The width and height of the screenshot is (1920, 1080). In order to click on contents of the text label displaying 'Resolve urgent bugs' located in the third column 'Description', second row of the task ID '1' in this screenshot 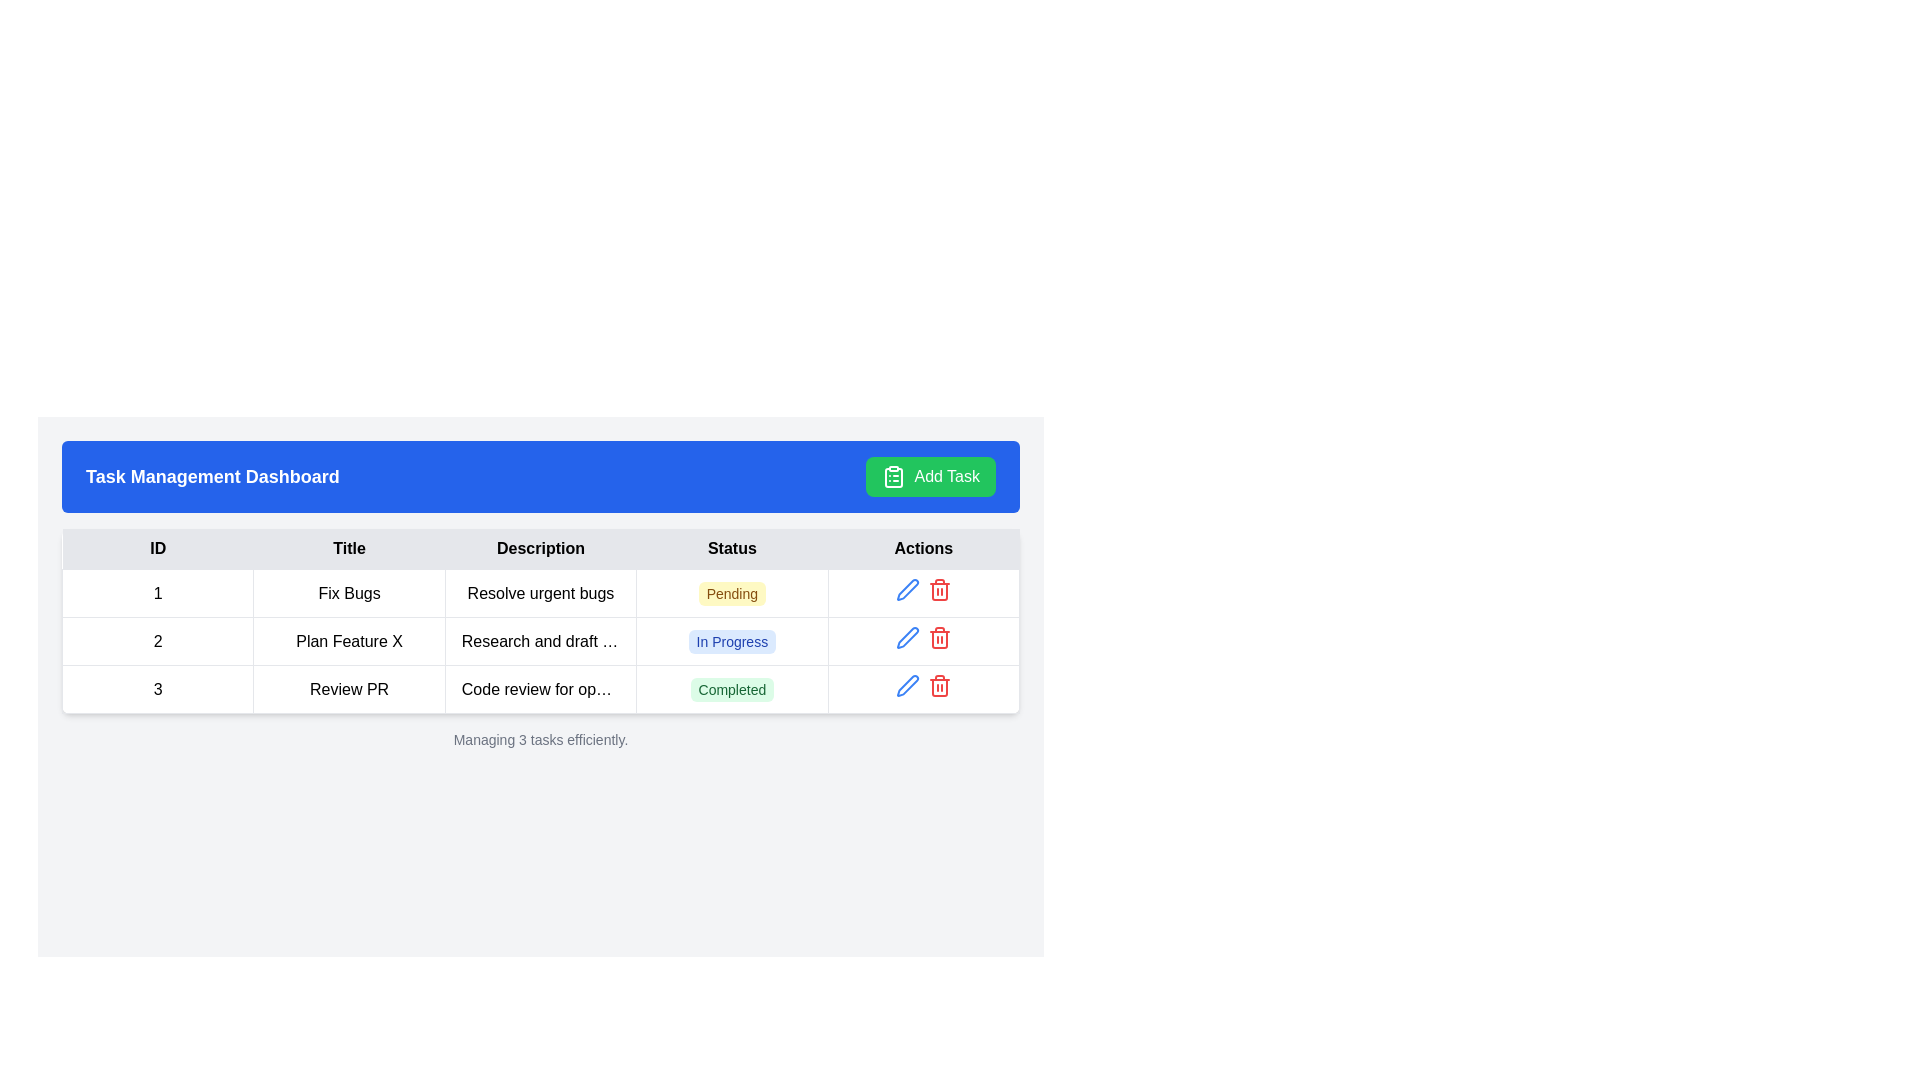, I will do `click(541, 592)`.